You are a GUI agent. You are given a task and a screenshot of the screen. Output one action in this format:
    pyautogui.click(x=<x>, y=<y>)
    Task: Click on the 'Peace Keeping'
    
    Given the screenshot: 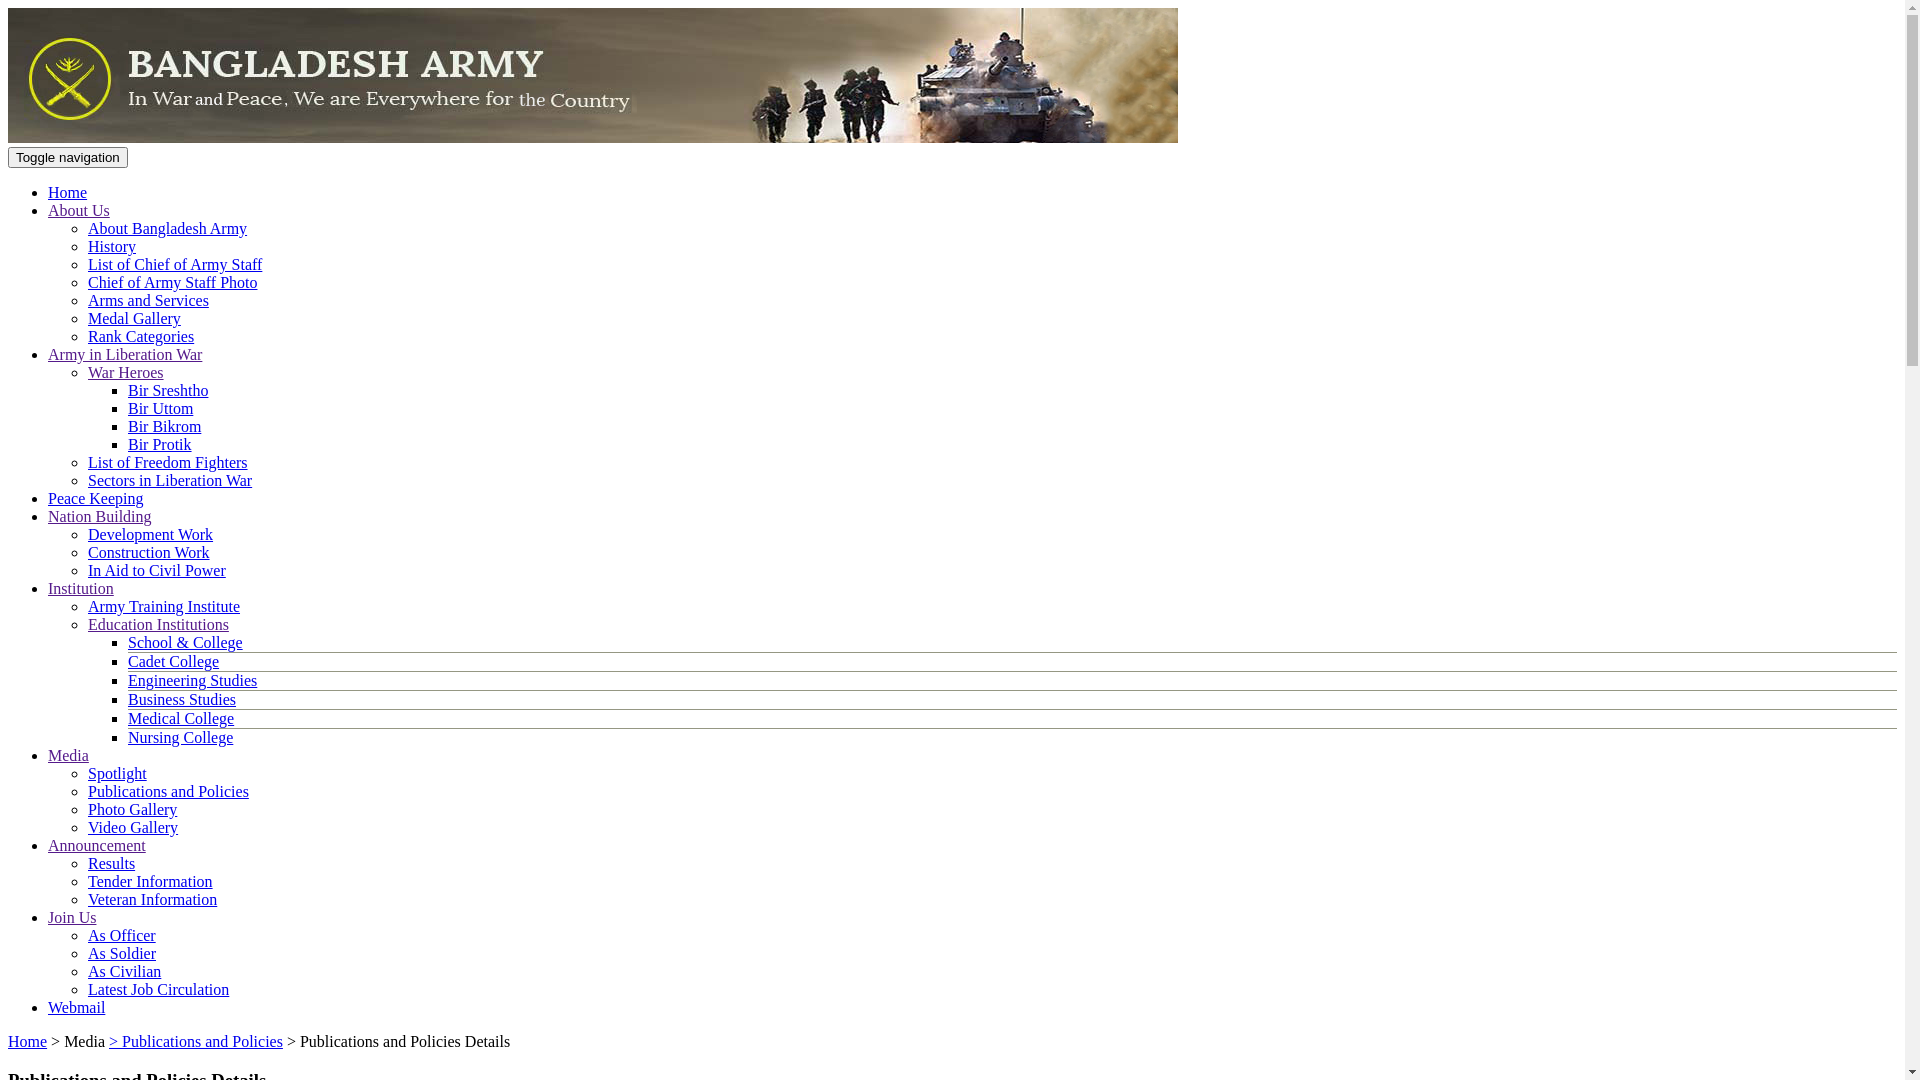 What is the action you would take?
    pyautogui.click(x=95, y=497)
    